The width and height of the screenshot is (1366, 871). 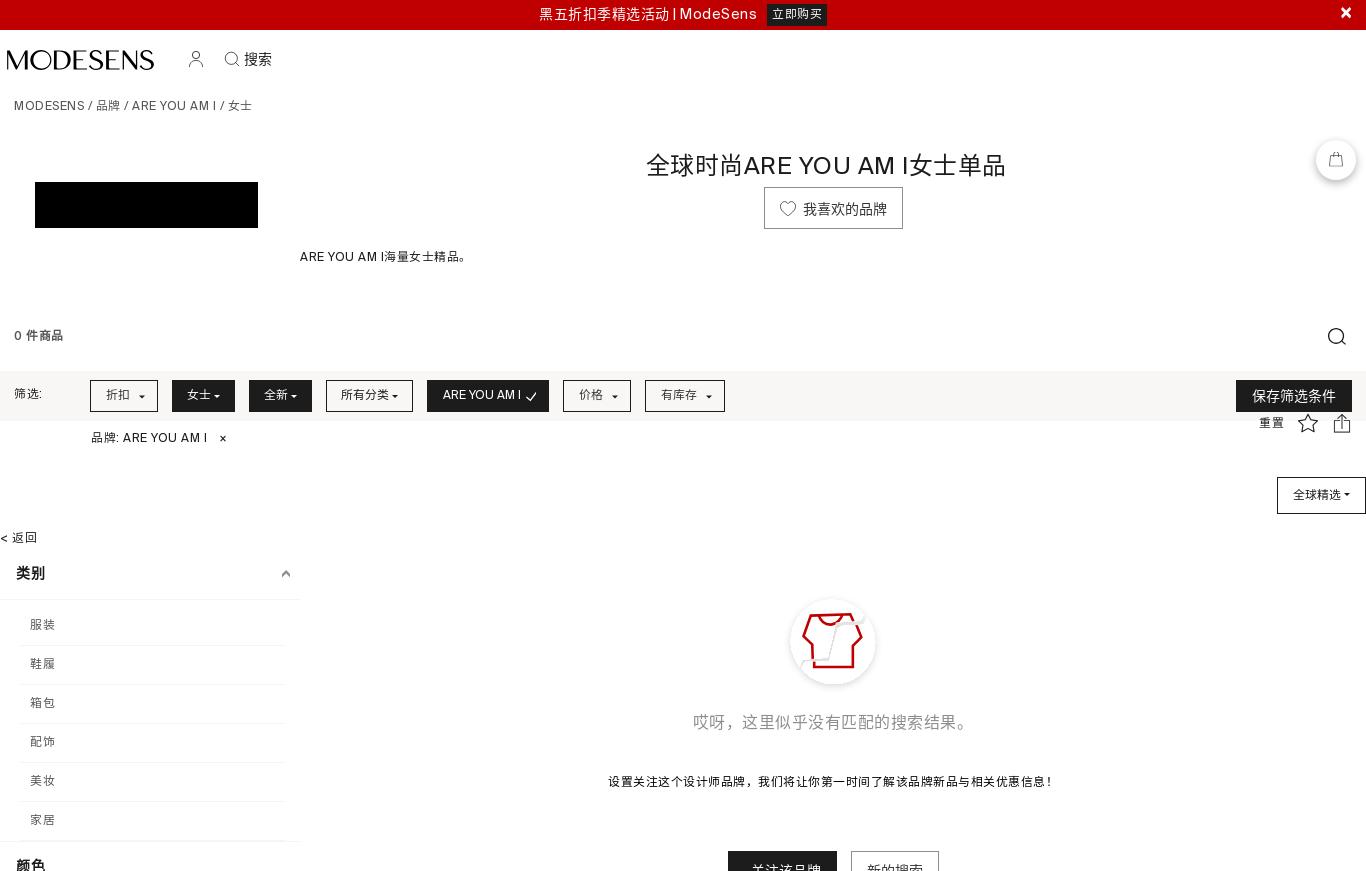 What do you see at coordinates (647, 13) in the screenshot?
I see `'黑五折扣季精选活动 | ModeSens'` at bounding box center [647, 13].